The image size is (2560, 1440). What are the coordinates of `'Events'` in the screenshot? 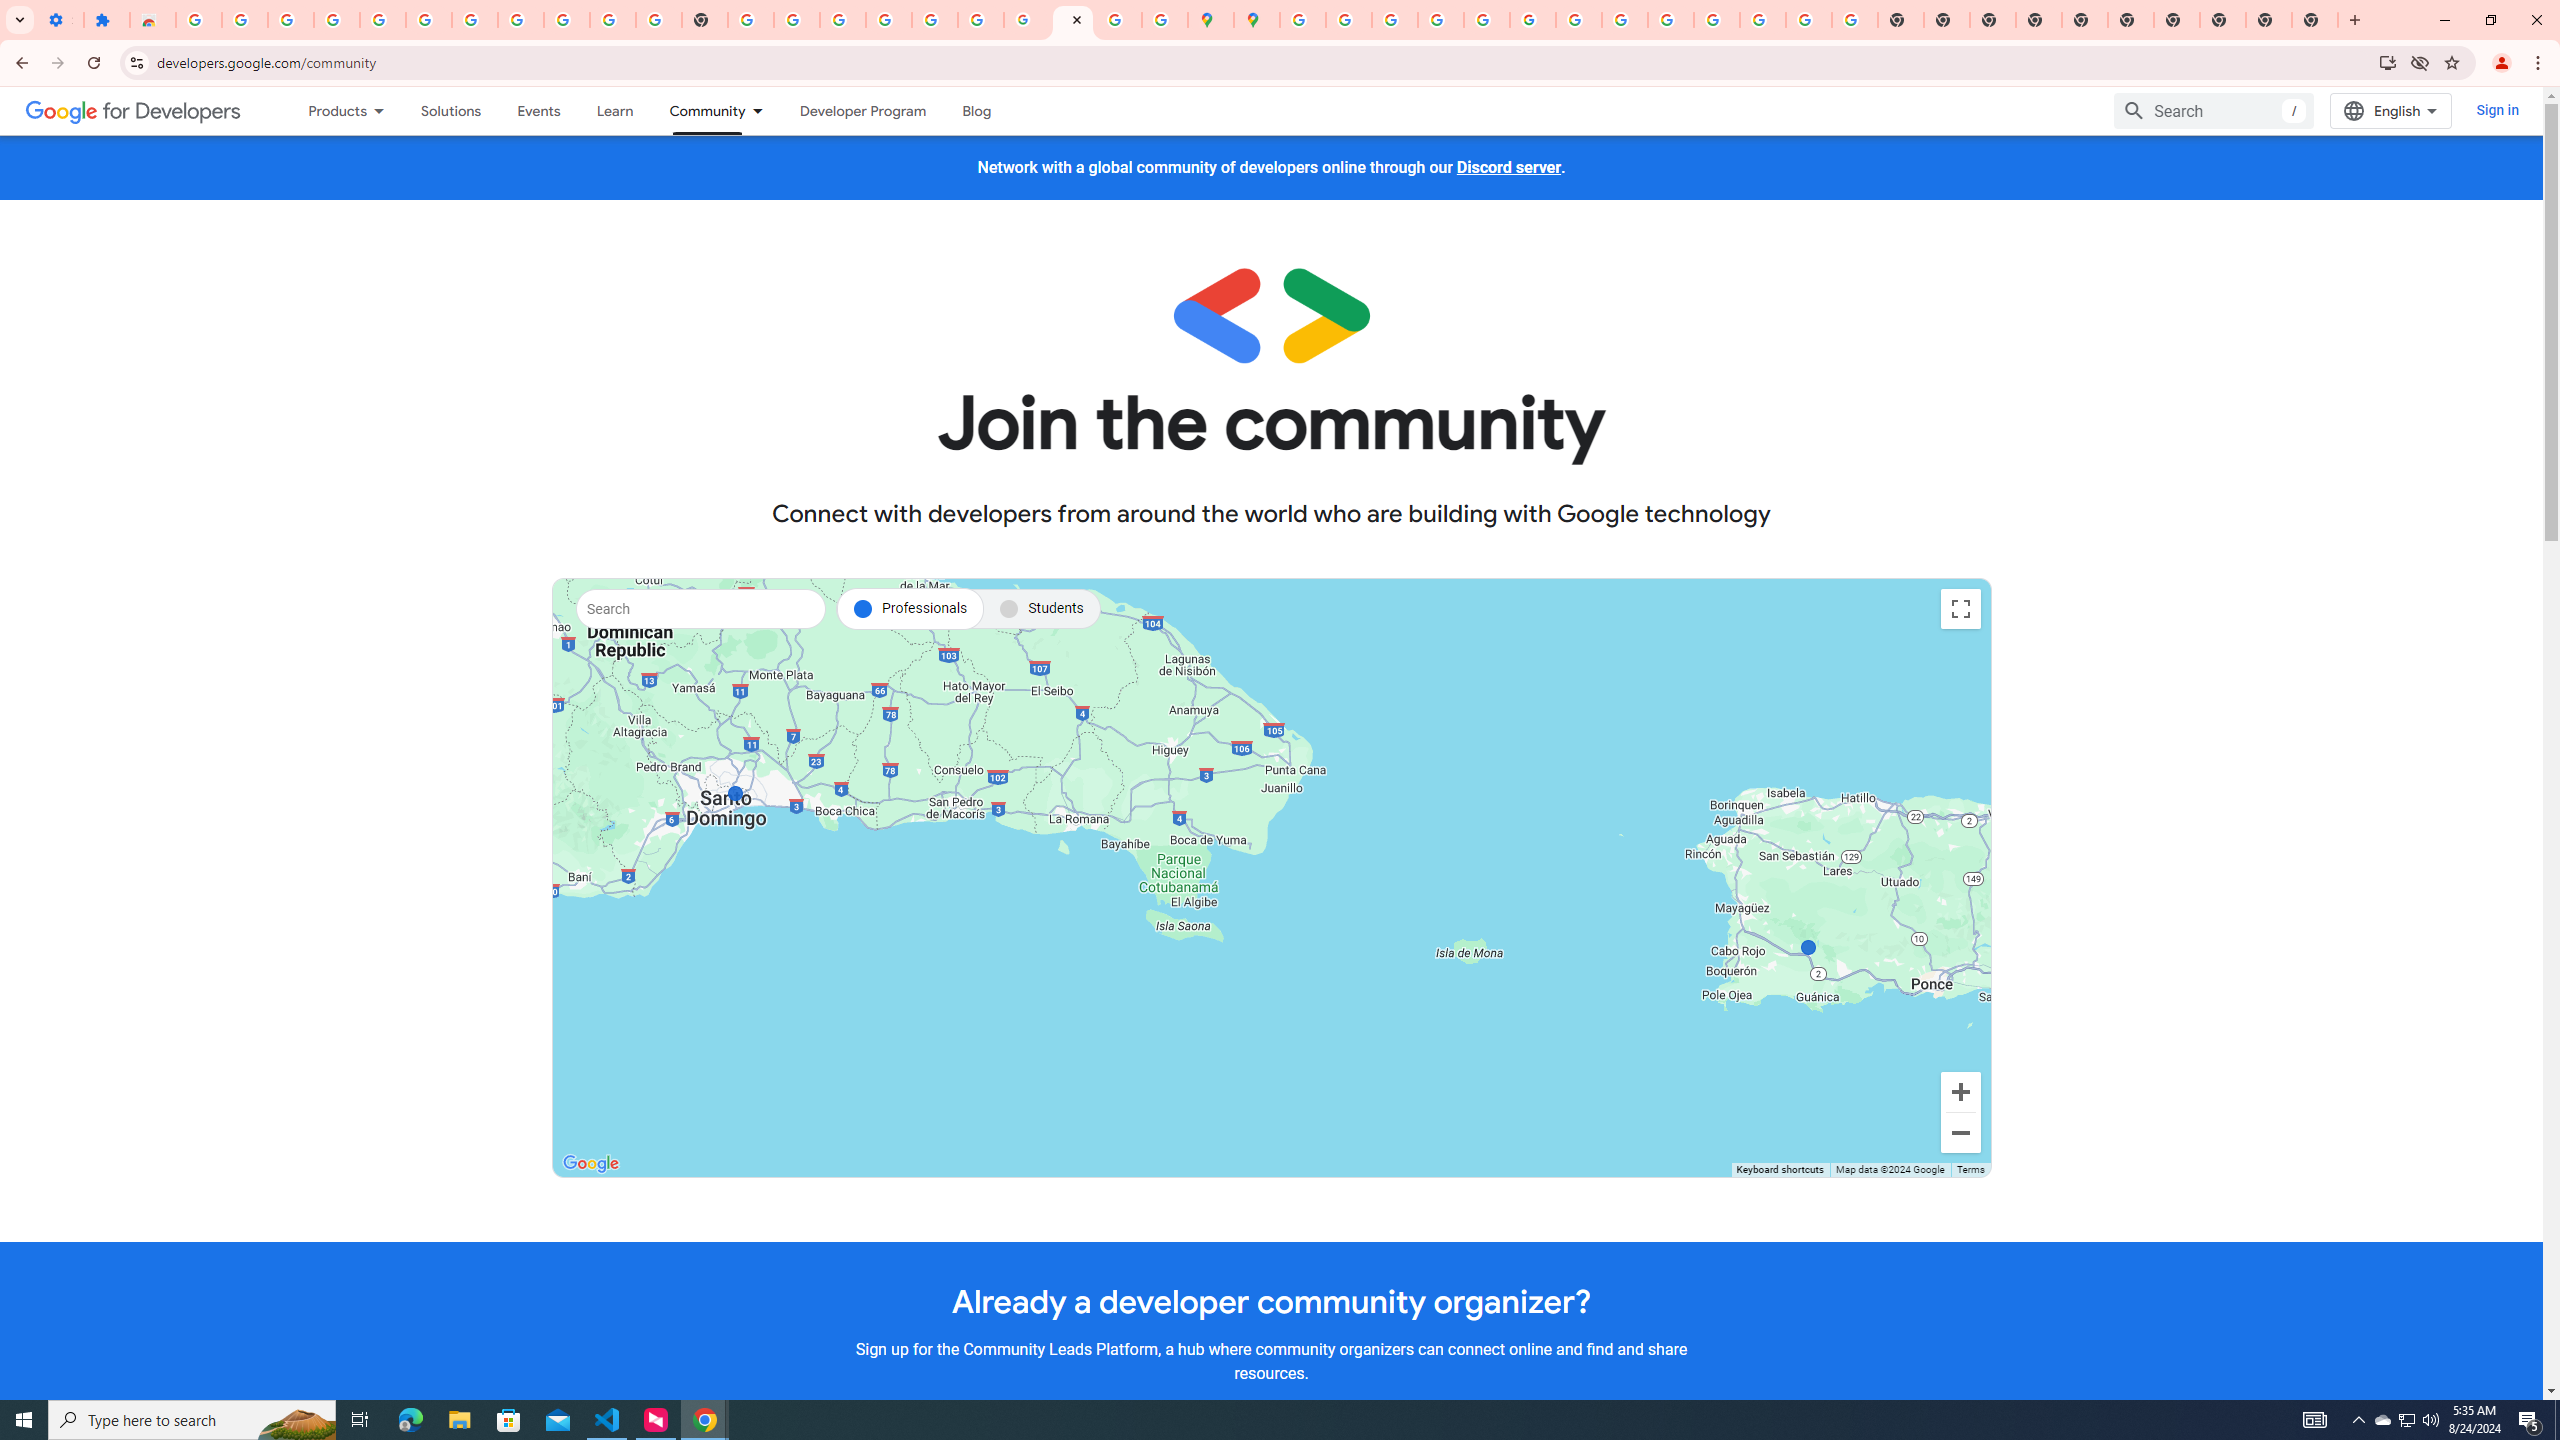 It's located at (538, 110).